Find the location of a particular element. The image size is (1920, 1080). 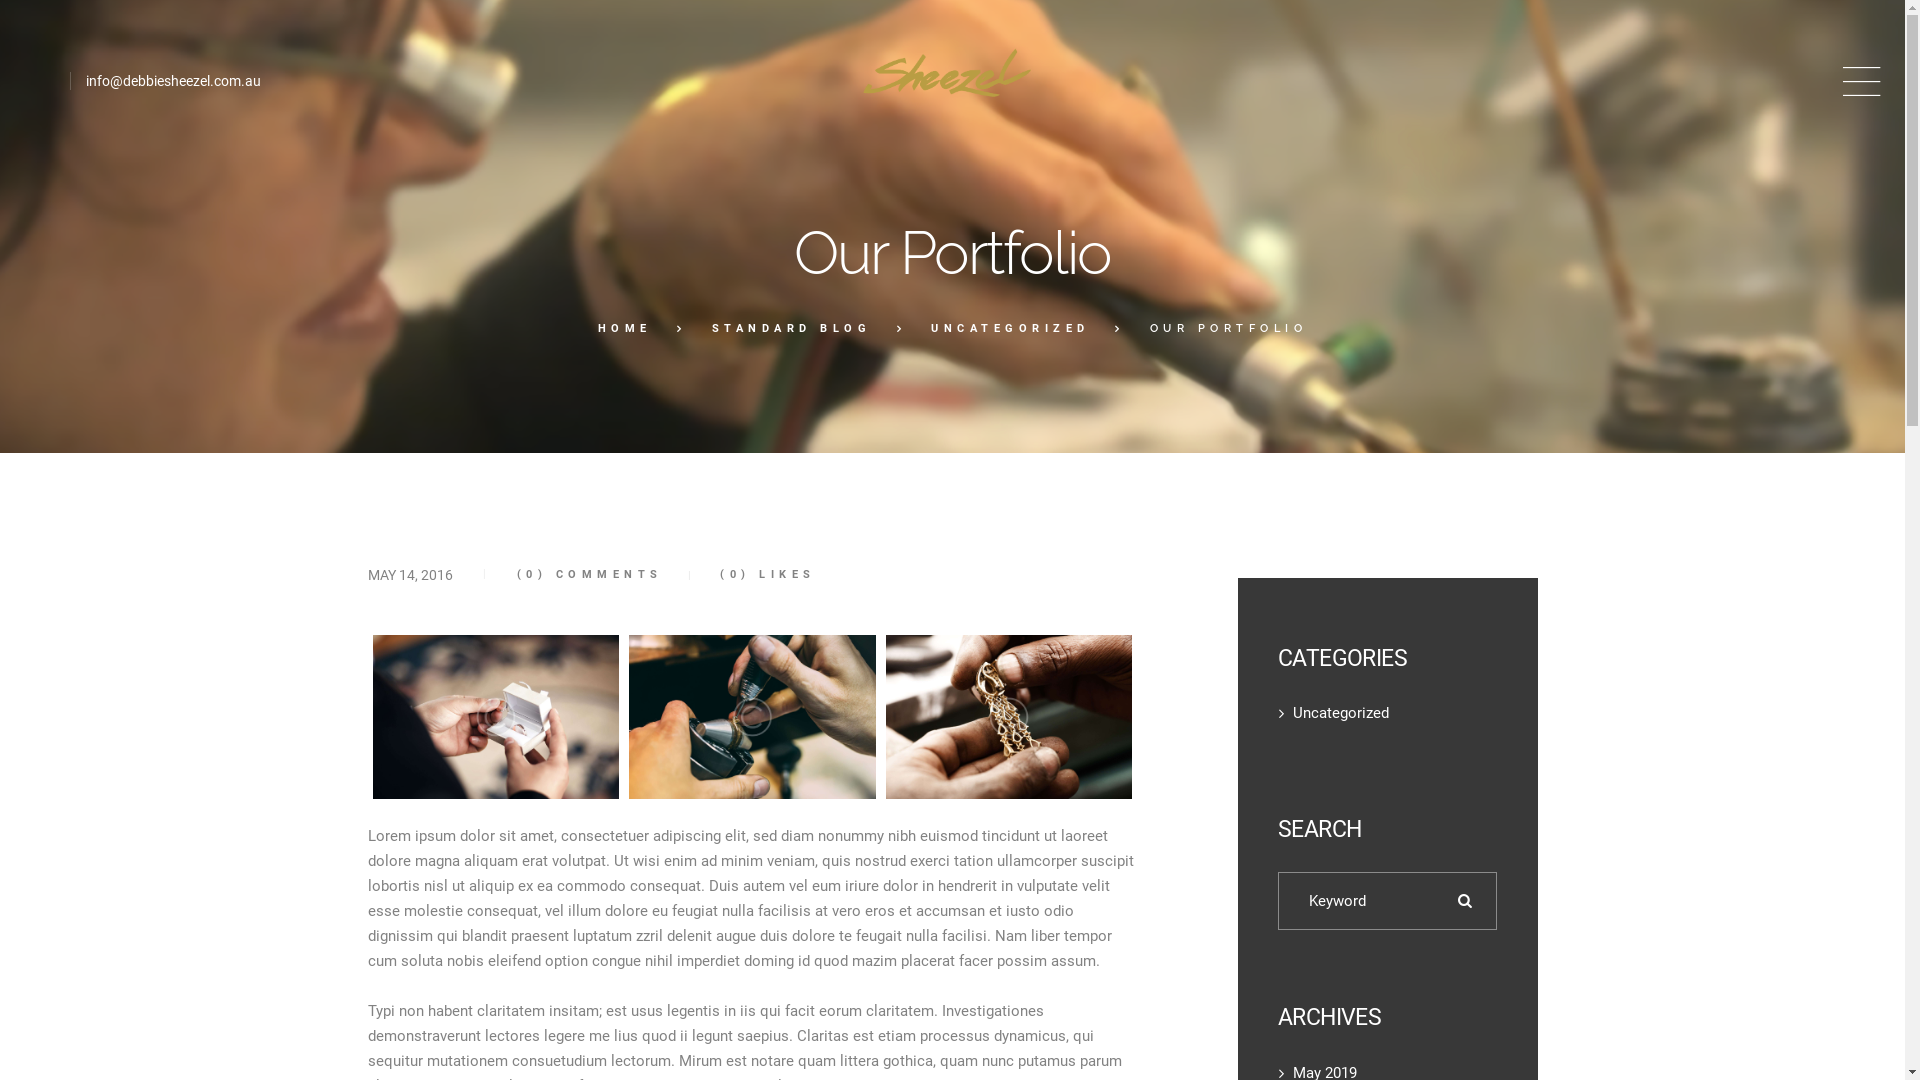

'STANDARD BLOG' is located at coordinates (791, 327).